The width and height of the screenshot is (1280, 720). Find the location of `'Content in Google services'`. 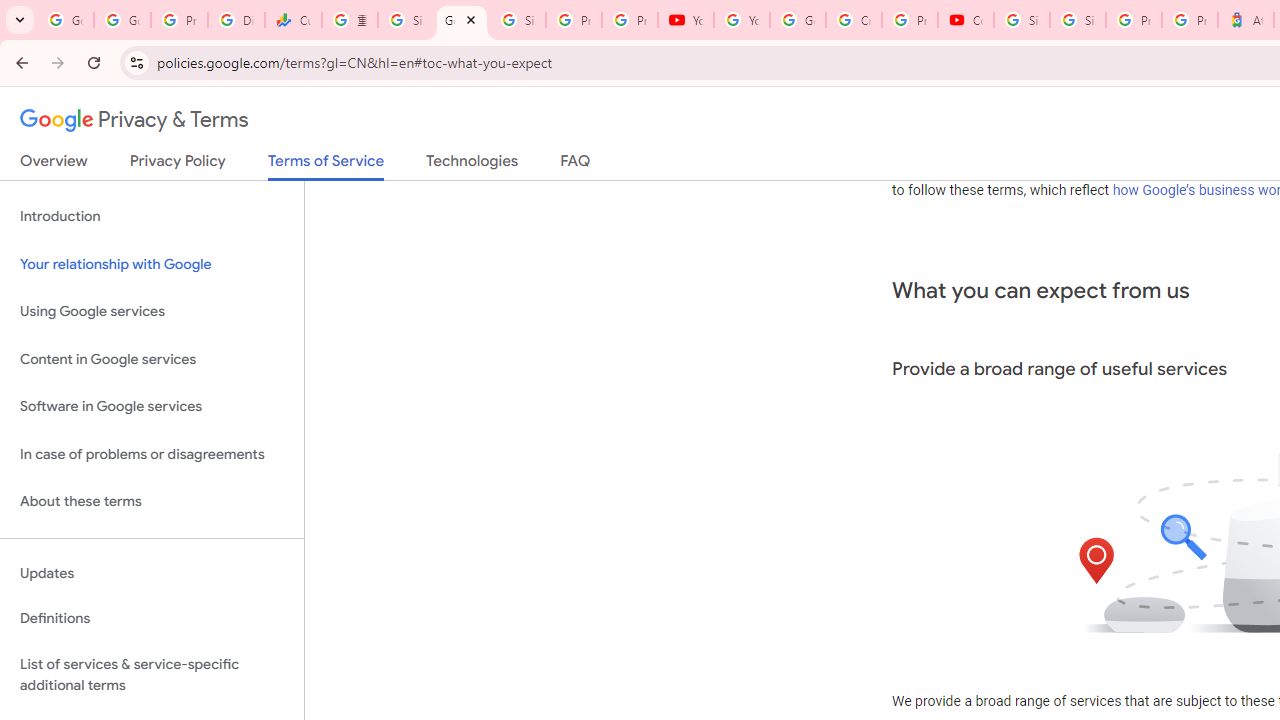

'Content in Google services' is located at coordinates (151, 358).